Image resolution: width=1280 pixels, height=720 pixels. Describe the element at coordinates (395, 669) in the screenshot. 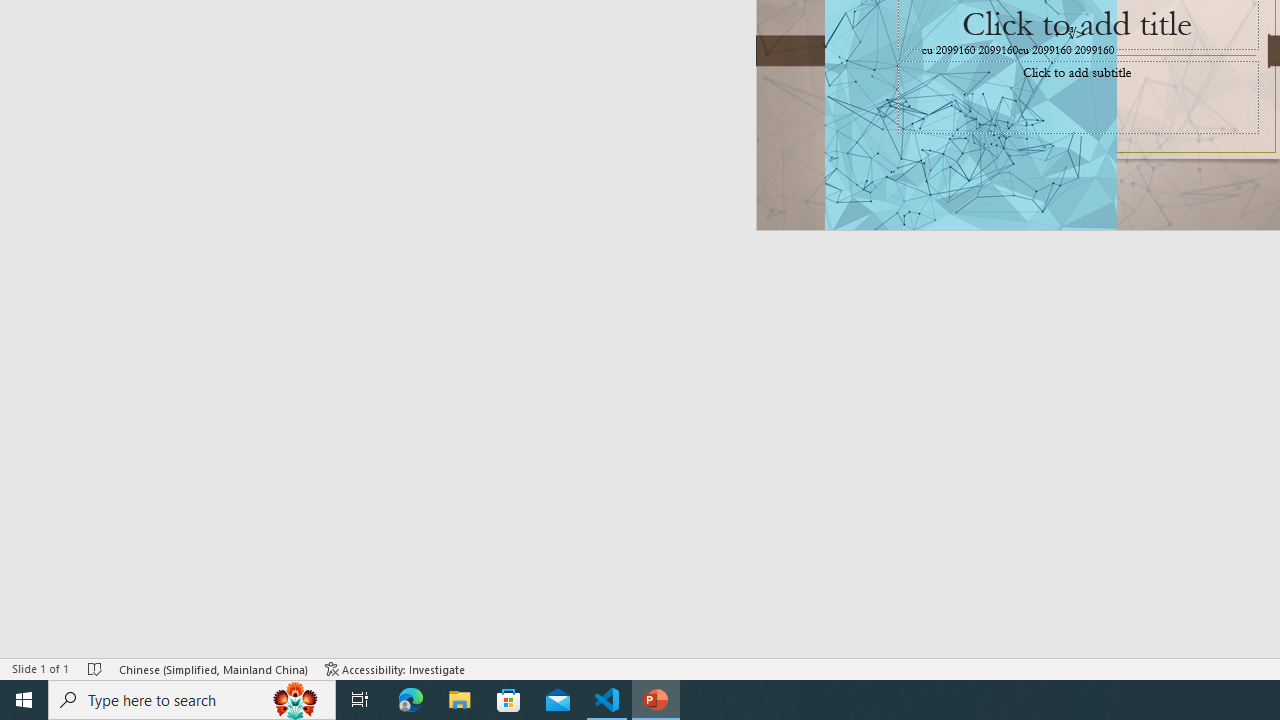

I see `'Accessibility Checker Accessibility: Investigate'` at that location.